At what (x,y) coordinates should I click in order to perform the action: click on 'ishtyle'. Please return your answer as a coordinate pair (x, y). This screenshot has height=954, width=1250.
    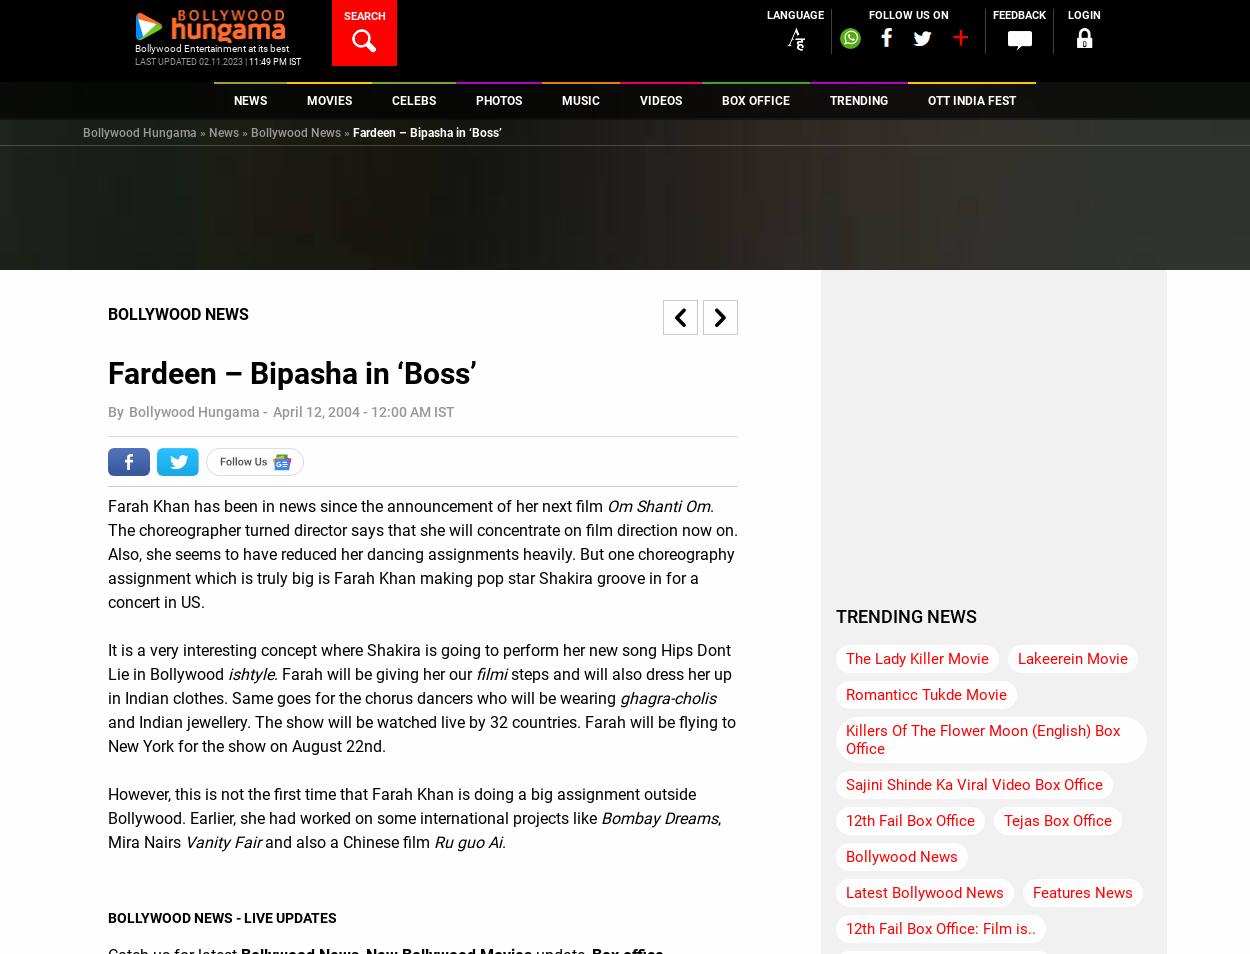
    Looking at the image, I should click on (251, 673).